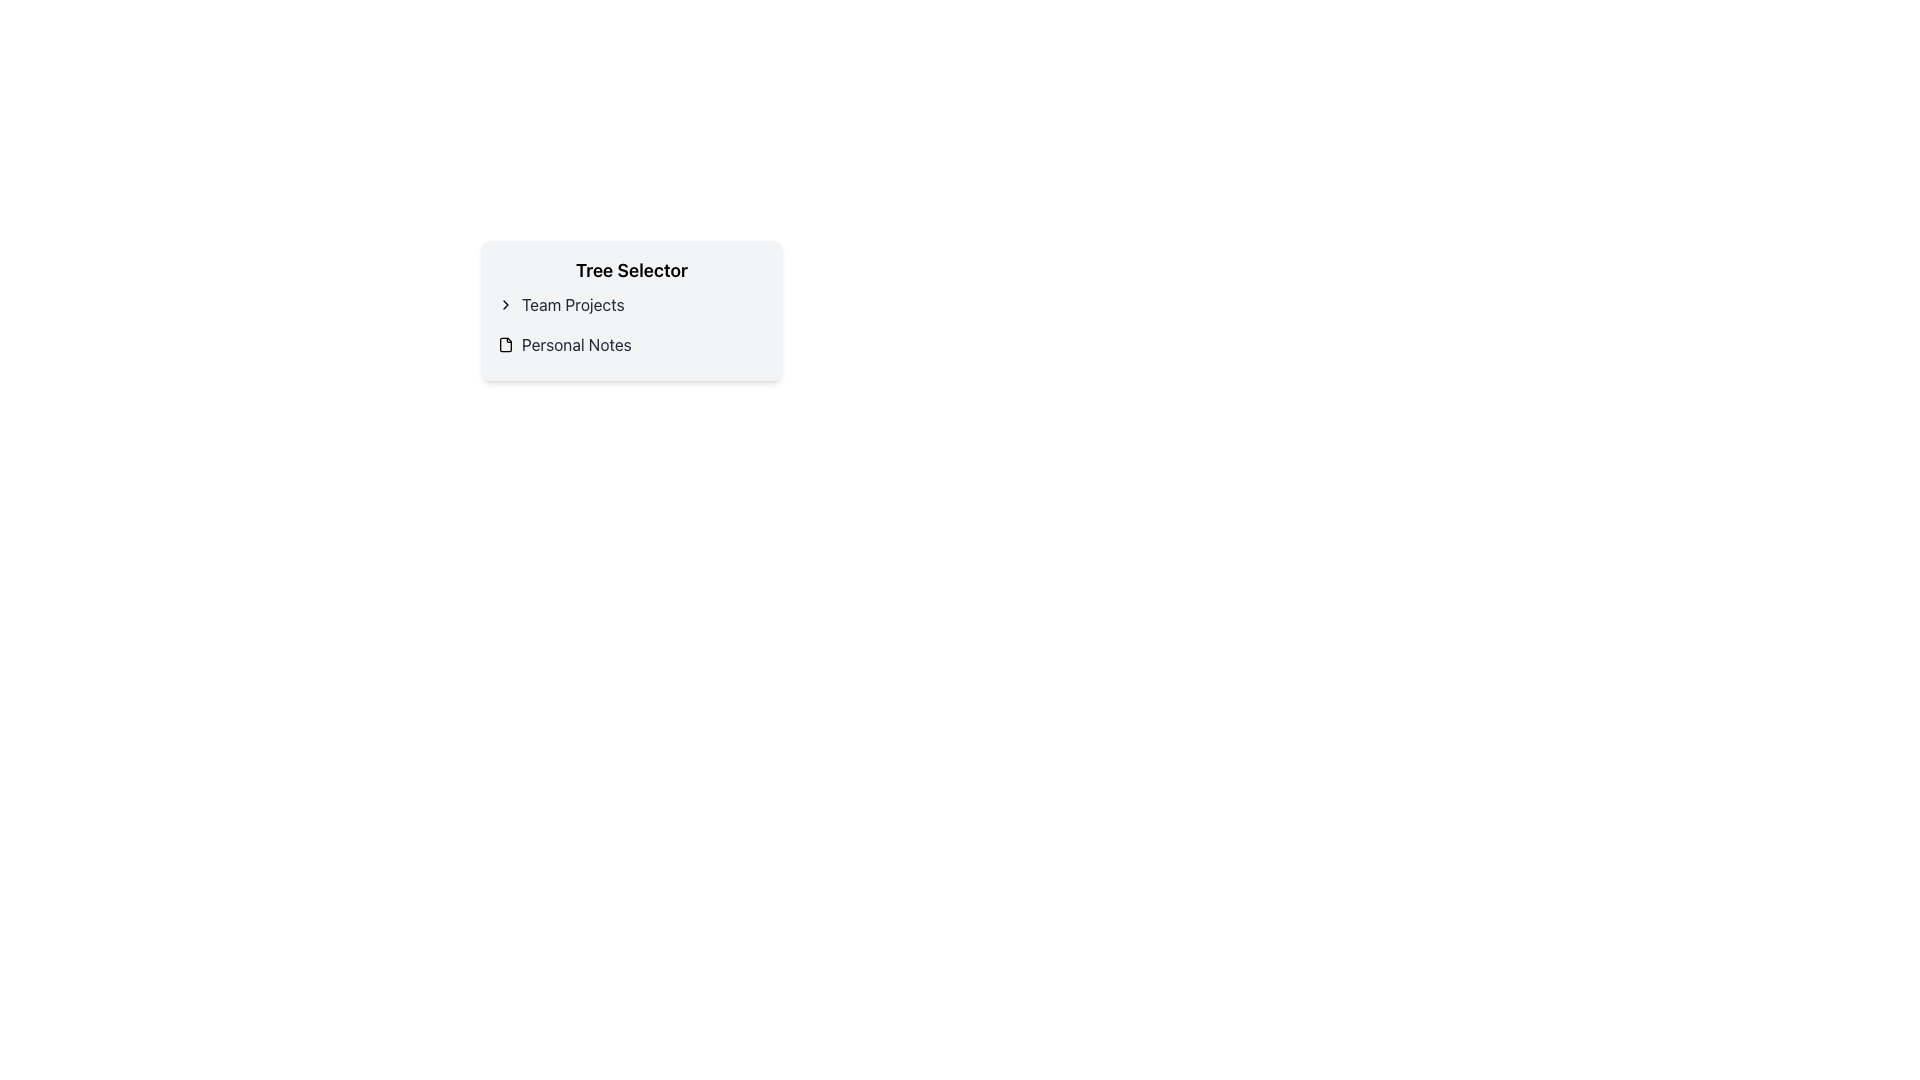 The height and width of the screenshot is (1080, 1920). What do you see at coordinates (631, 343) in the screenshot?
I see `the third menu item labeled 'Personal Notes' in the 'Tree Selector' menu` at bounding box center [631, 343].